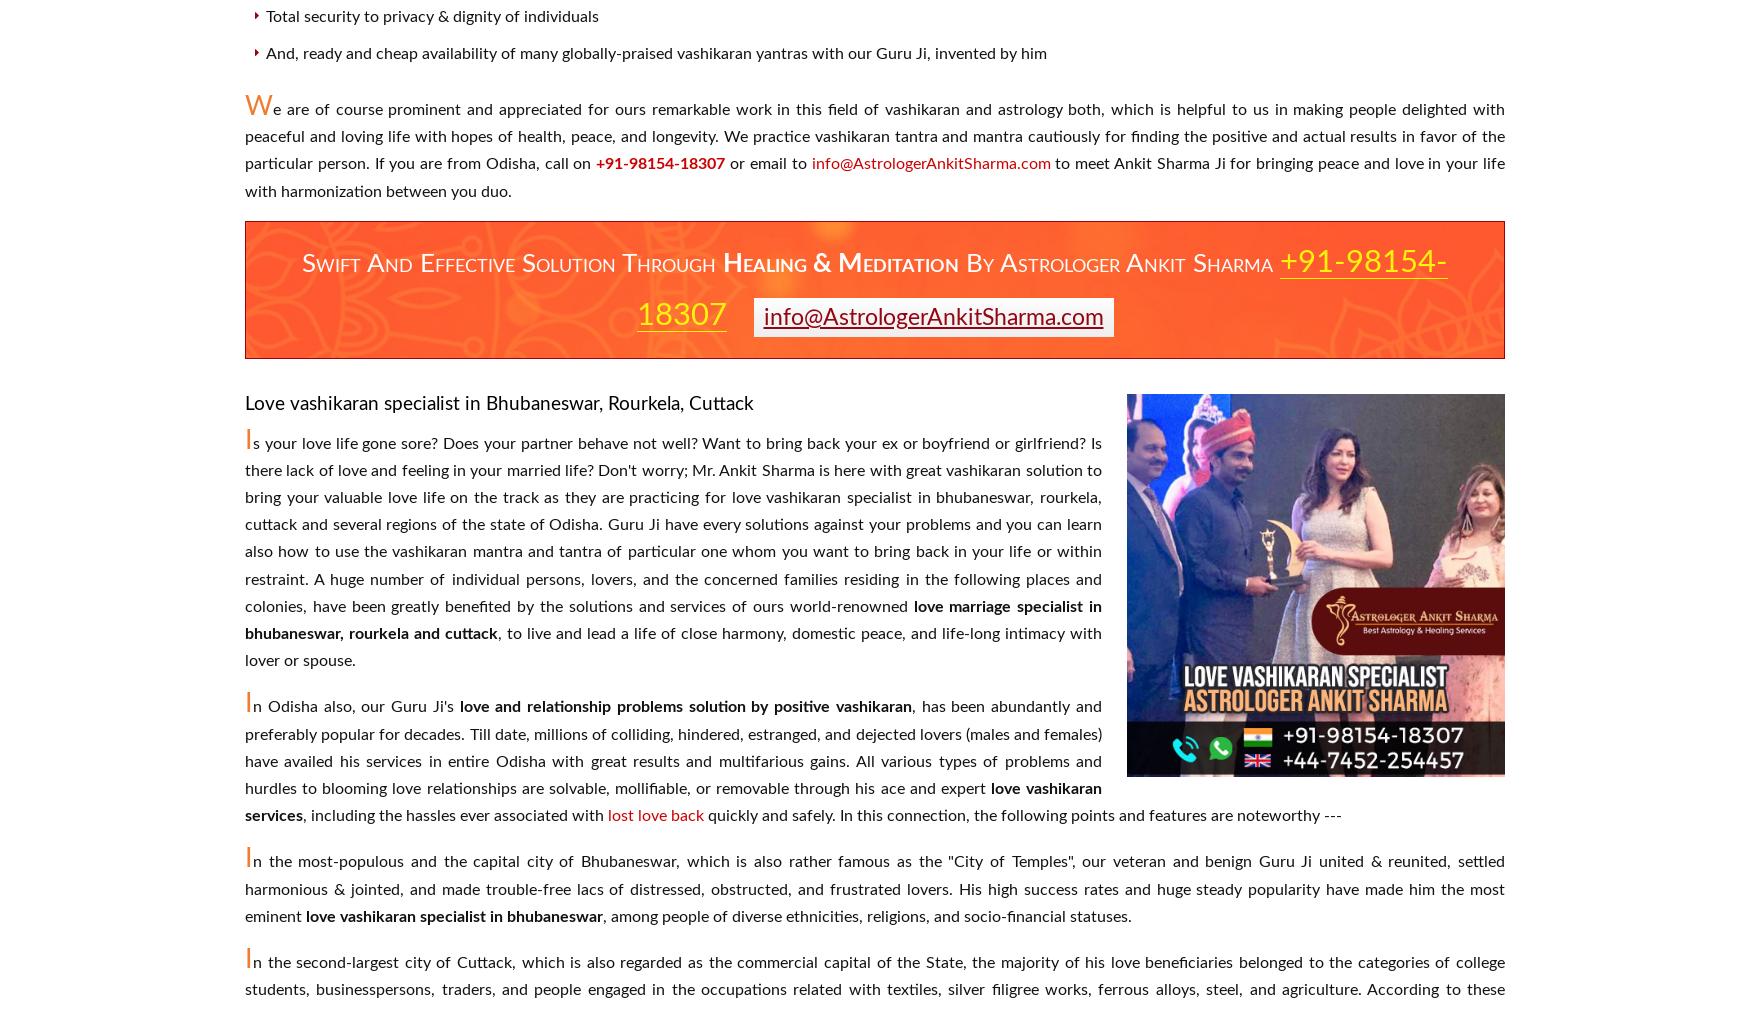 This screenshot has width=1750, height=1011. What do you see at coordinates (655, 51) in the screenshot?
I see `'And, ready and cheap availability of many globally-praised vashikaran yantras with our Guru Ji, invented by him'` at bounding box center [655, 51].